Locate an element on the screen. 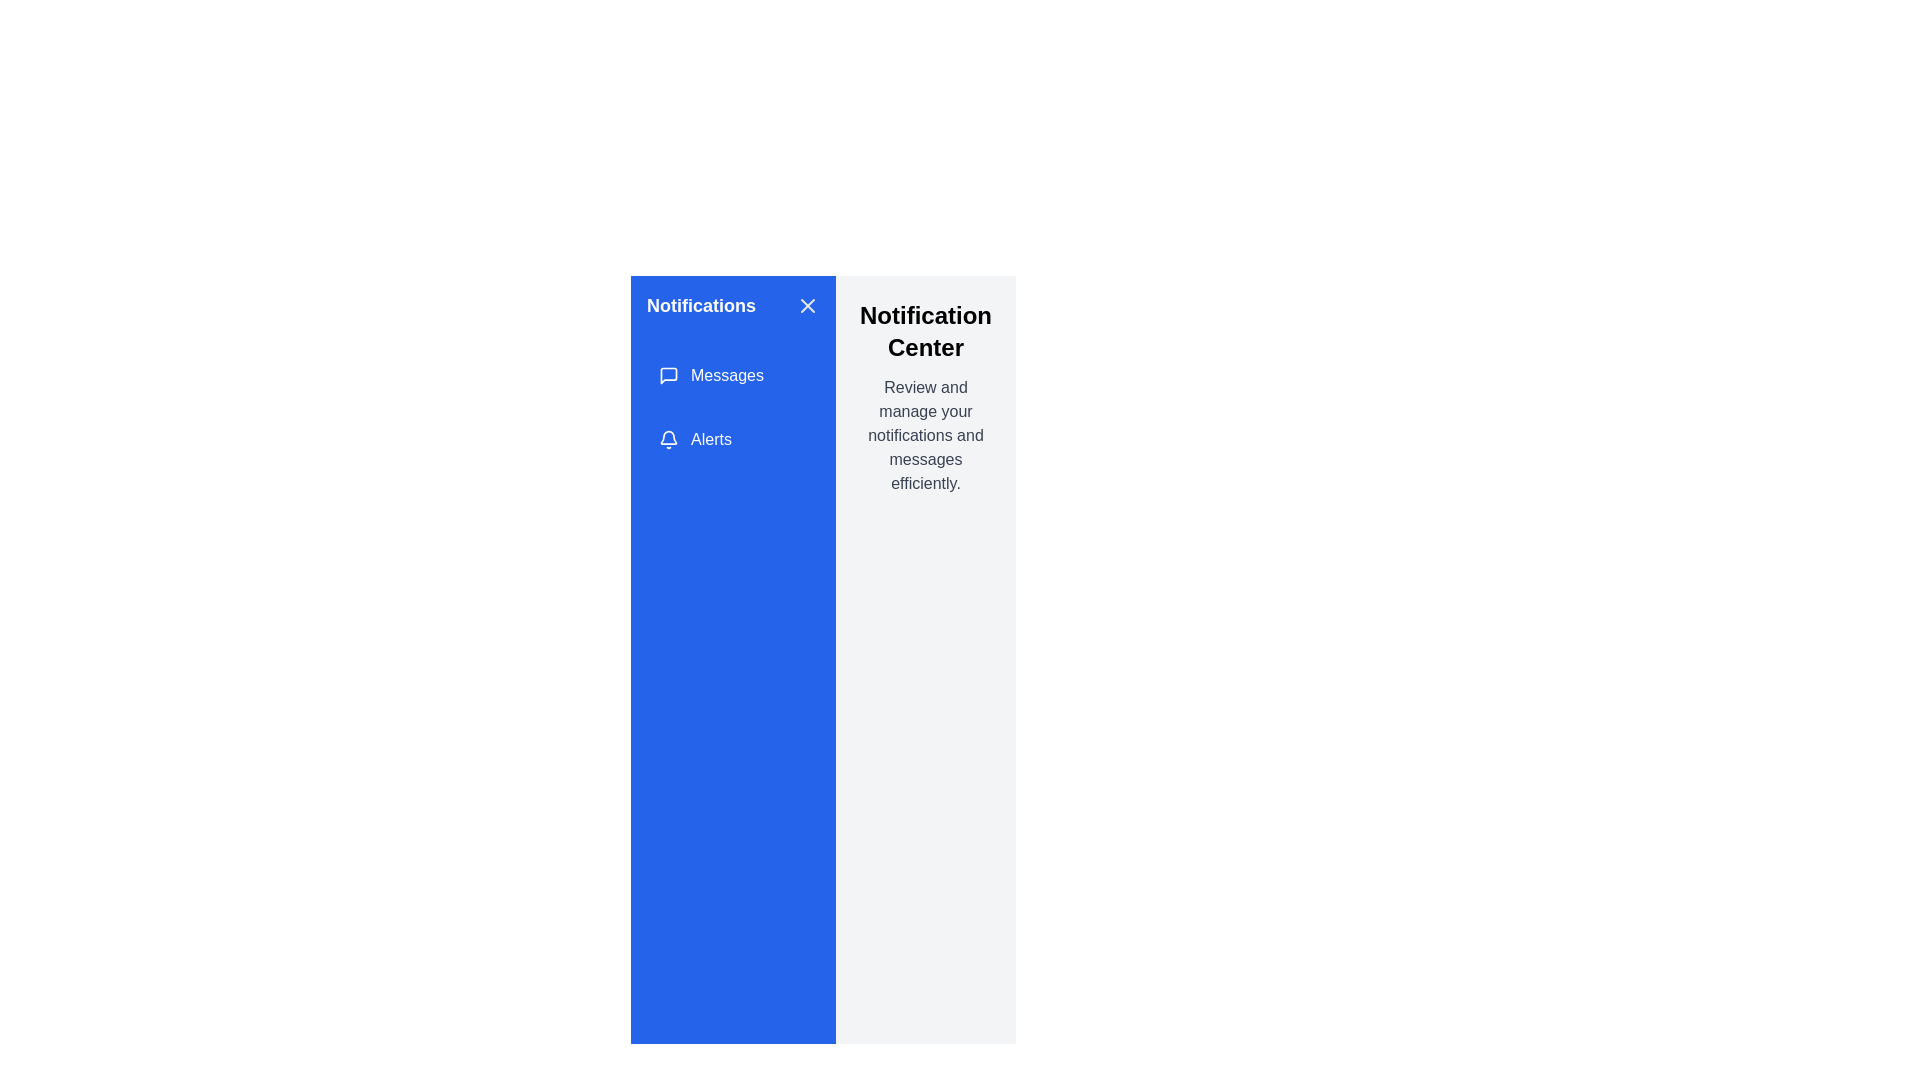 The width and height of the screenshot is (1920, 1080). the close button located in the top-right corner of the 'Notifications' header bar is located at coordinates (807, 305).